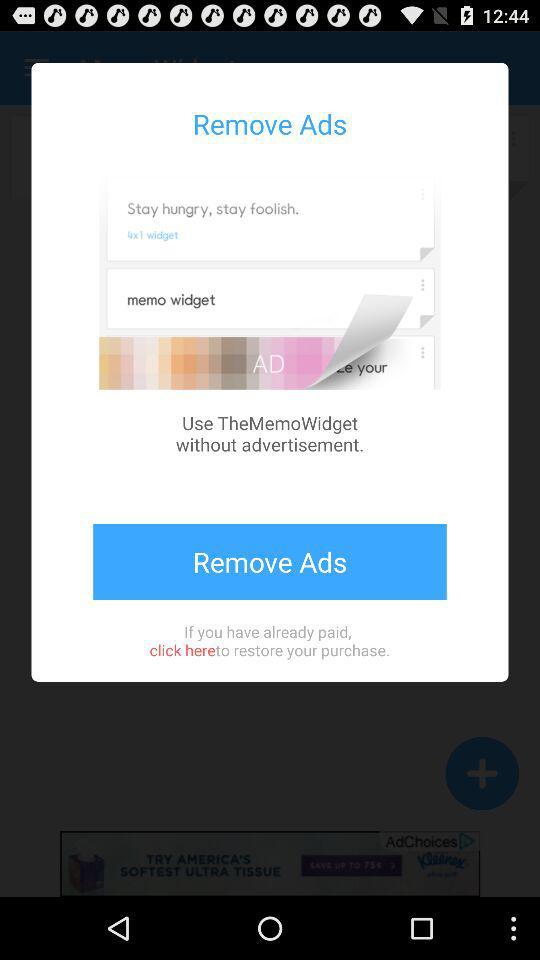 The image size is (540, 960). What do you see at coordinates (269, 639) in the screenshot?
I see `icon below remove ads` at bounding box center [269, 639].